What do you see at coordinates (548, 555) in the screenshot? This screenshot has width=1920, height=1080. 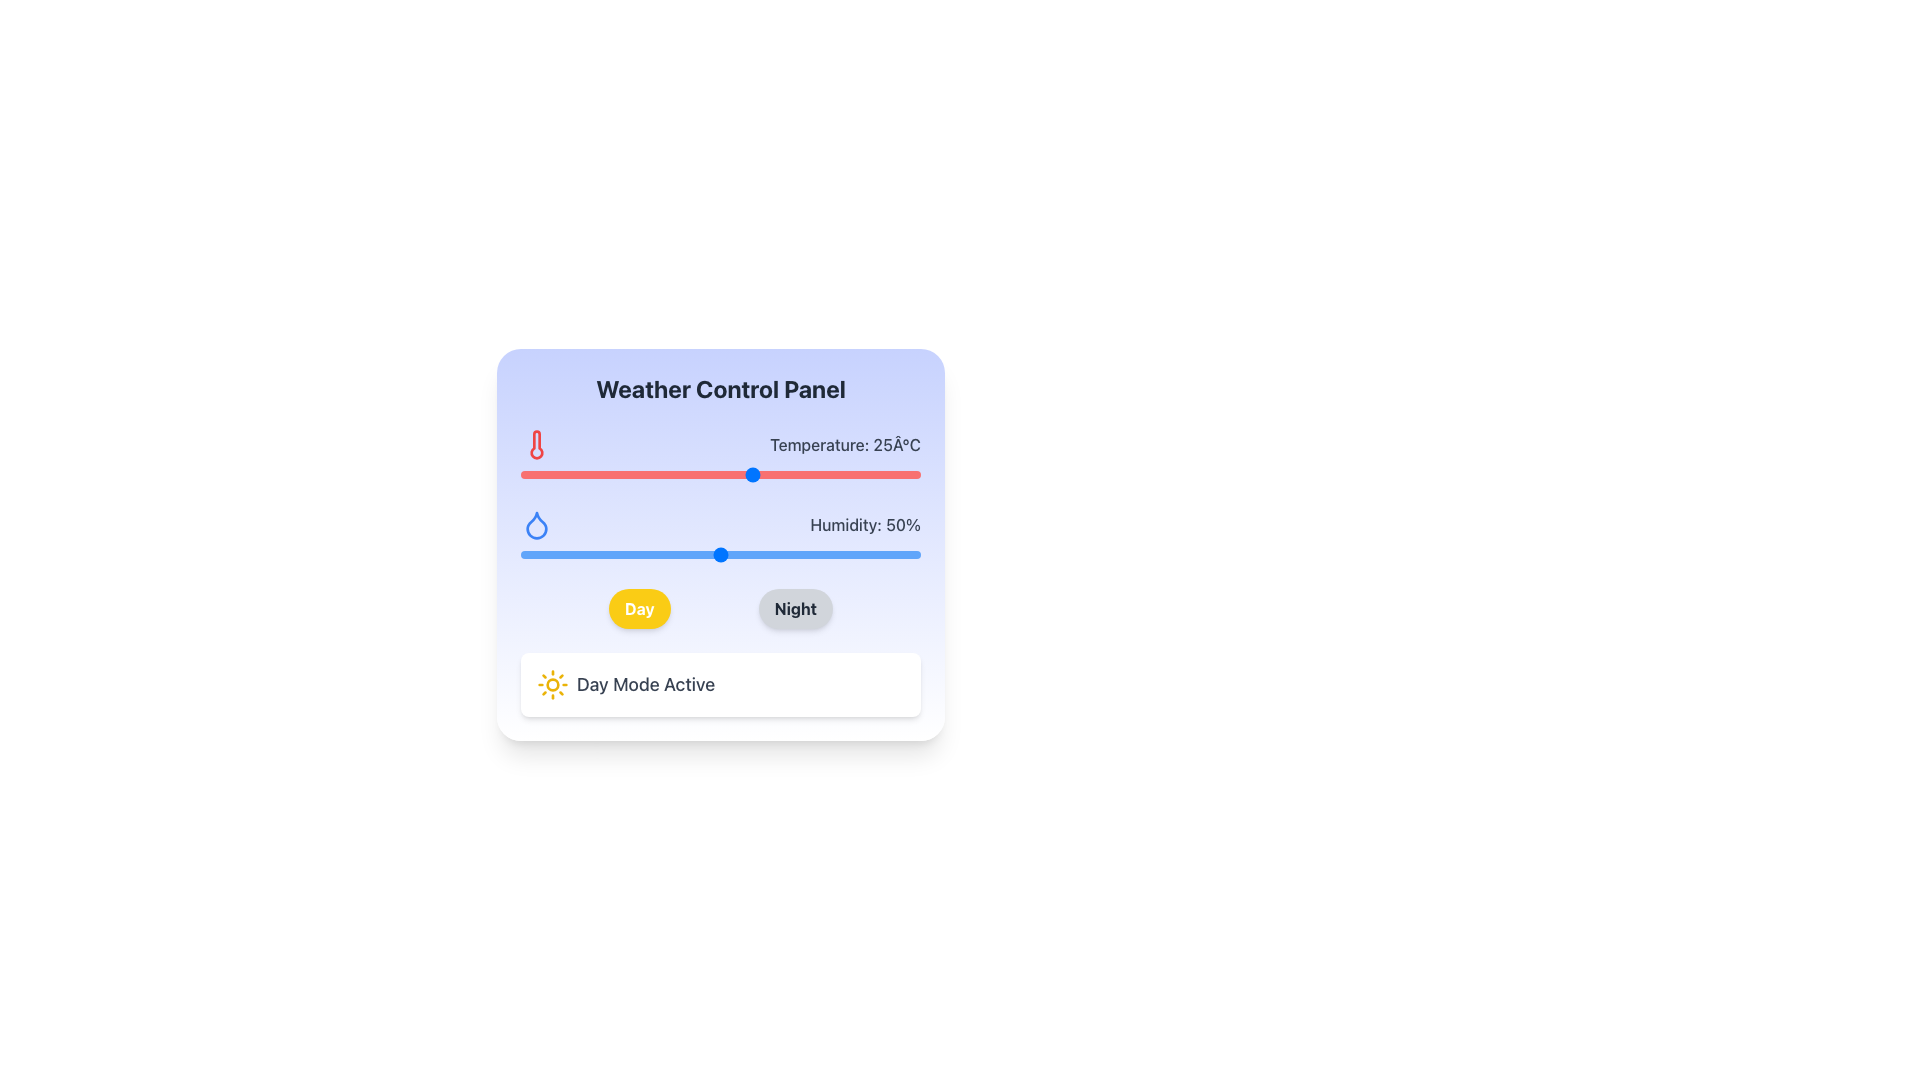 I see `humidity` at bounding box center [548, 555].